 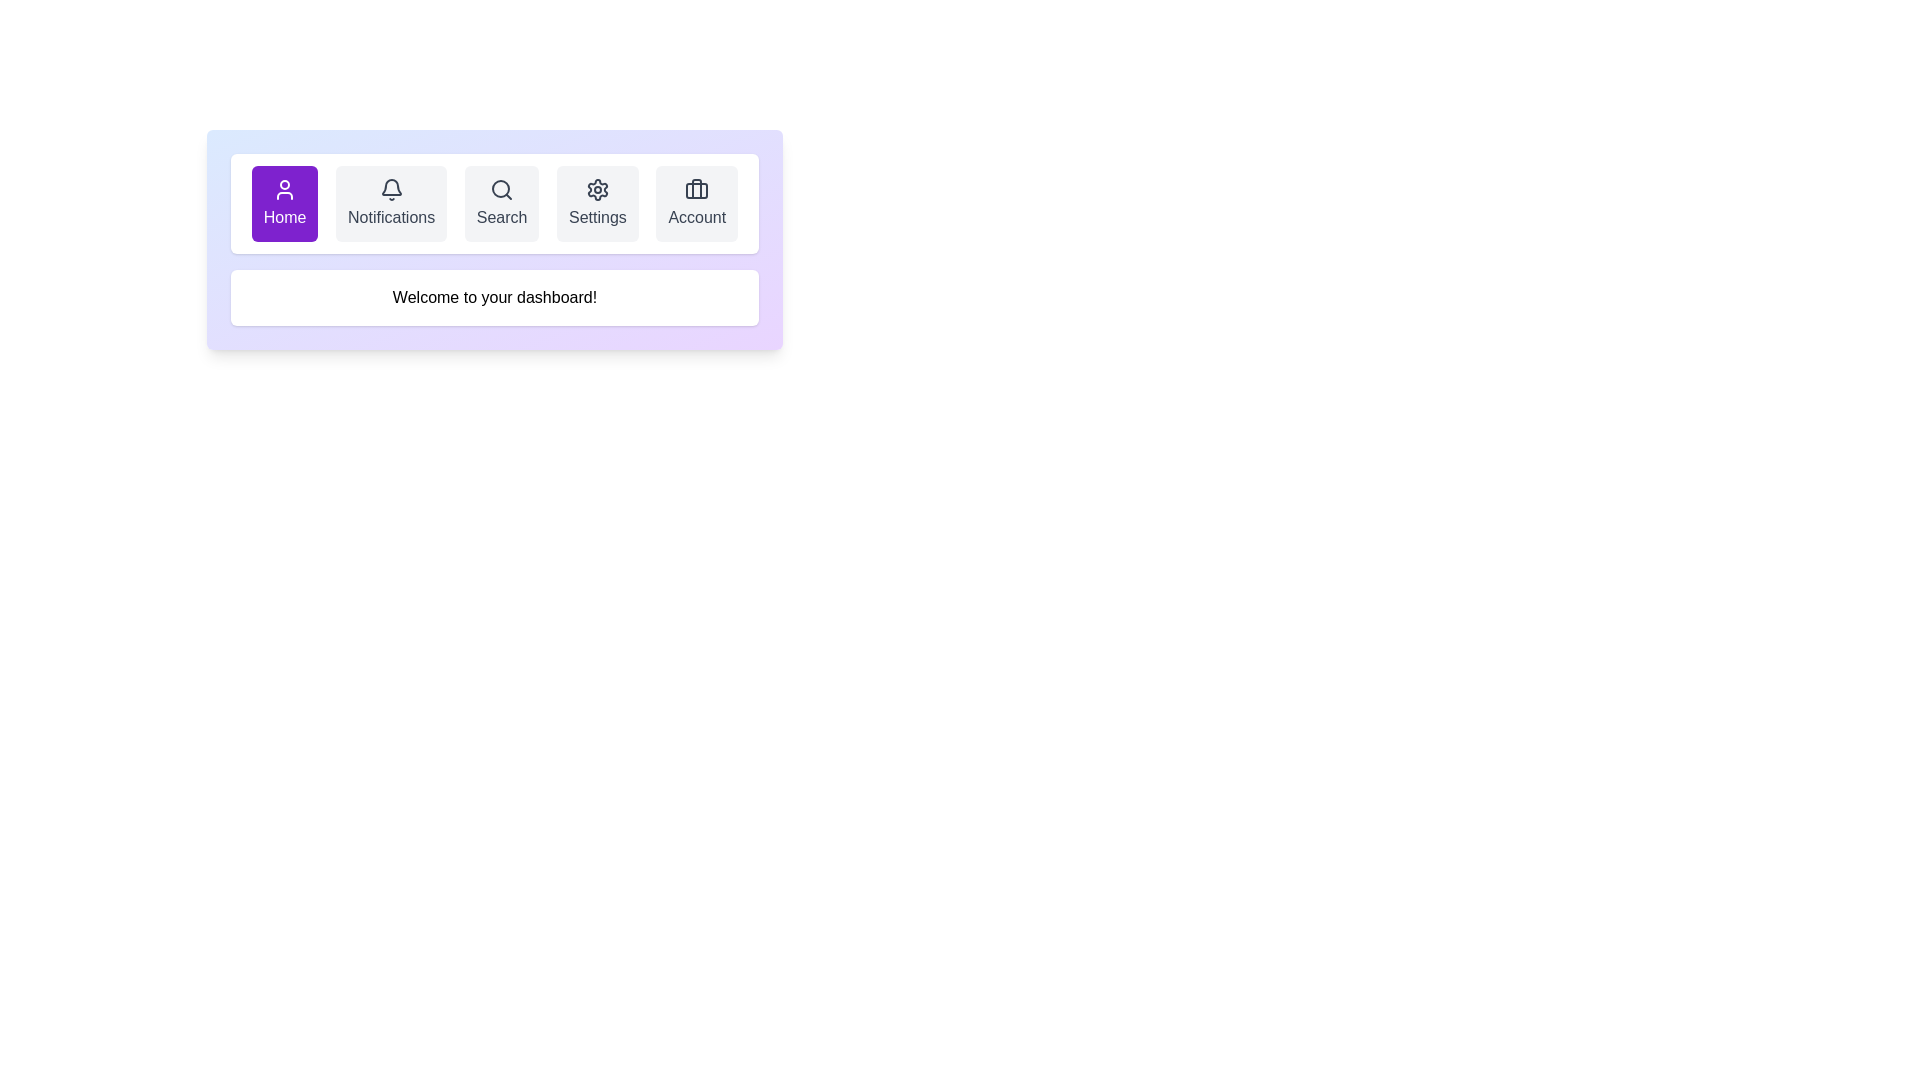 I want to click on the 'Settings' button, which is a rounded rectangular button with a light gray background and a gear icon, located in the top navigation bar between 'Search' and 'Account', so click(x=596, y=204).